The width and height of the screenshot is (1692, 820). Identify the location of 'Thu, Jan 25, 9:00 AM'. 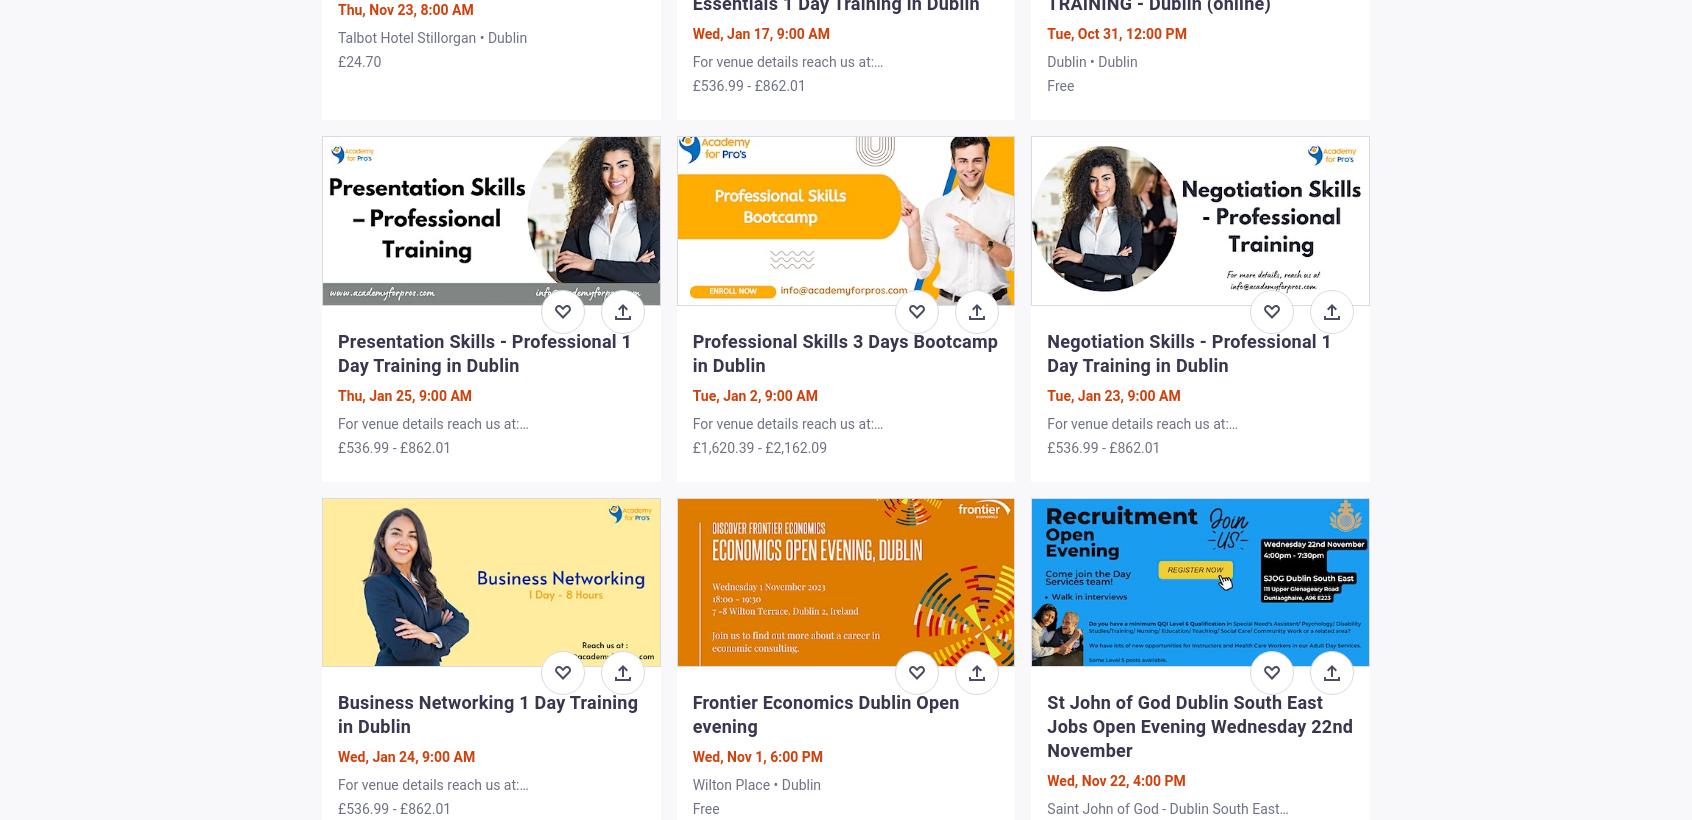
(405, 394).